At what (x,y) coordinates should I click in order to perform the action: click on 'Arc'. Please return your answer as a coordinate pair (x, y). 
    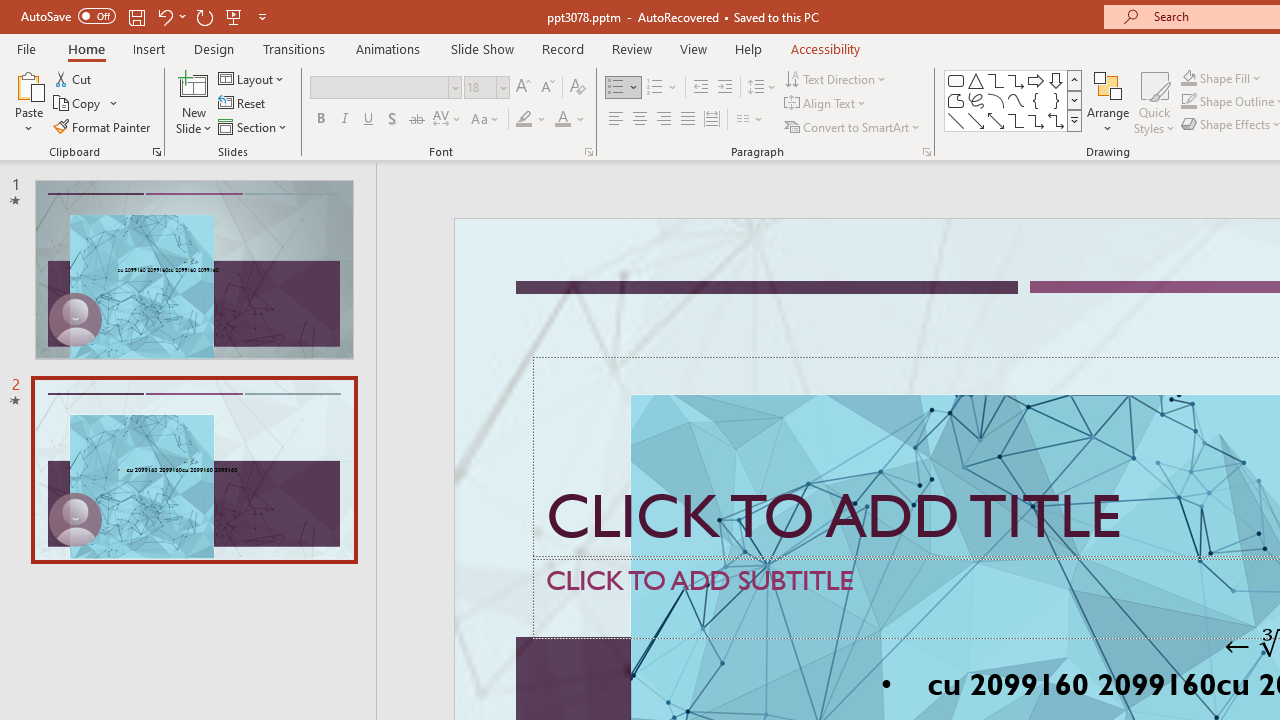
    Looking at the image, I should click on (995, 100).